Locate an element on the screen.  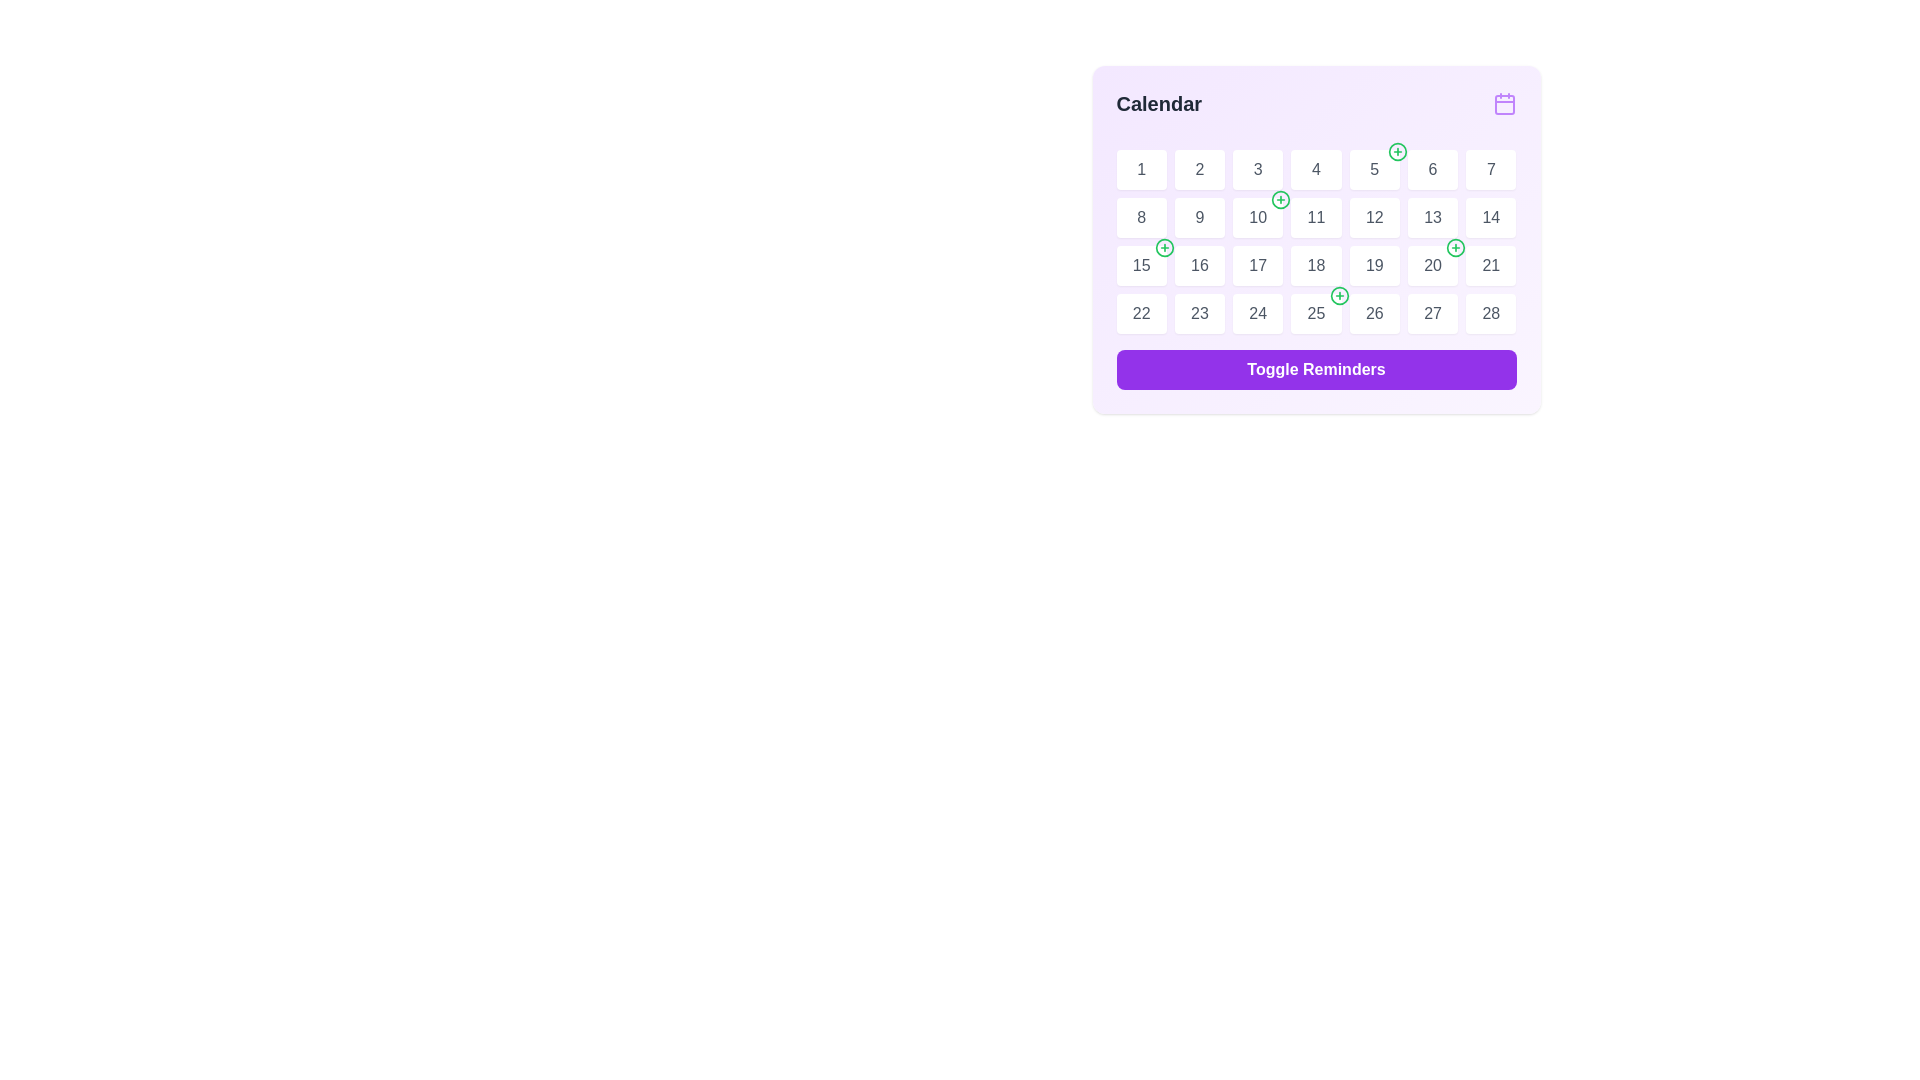
the button-like icon located in the top-right corner of the '15' date cell in the calendar grid is located at coordinates (1164, 246).